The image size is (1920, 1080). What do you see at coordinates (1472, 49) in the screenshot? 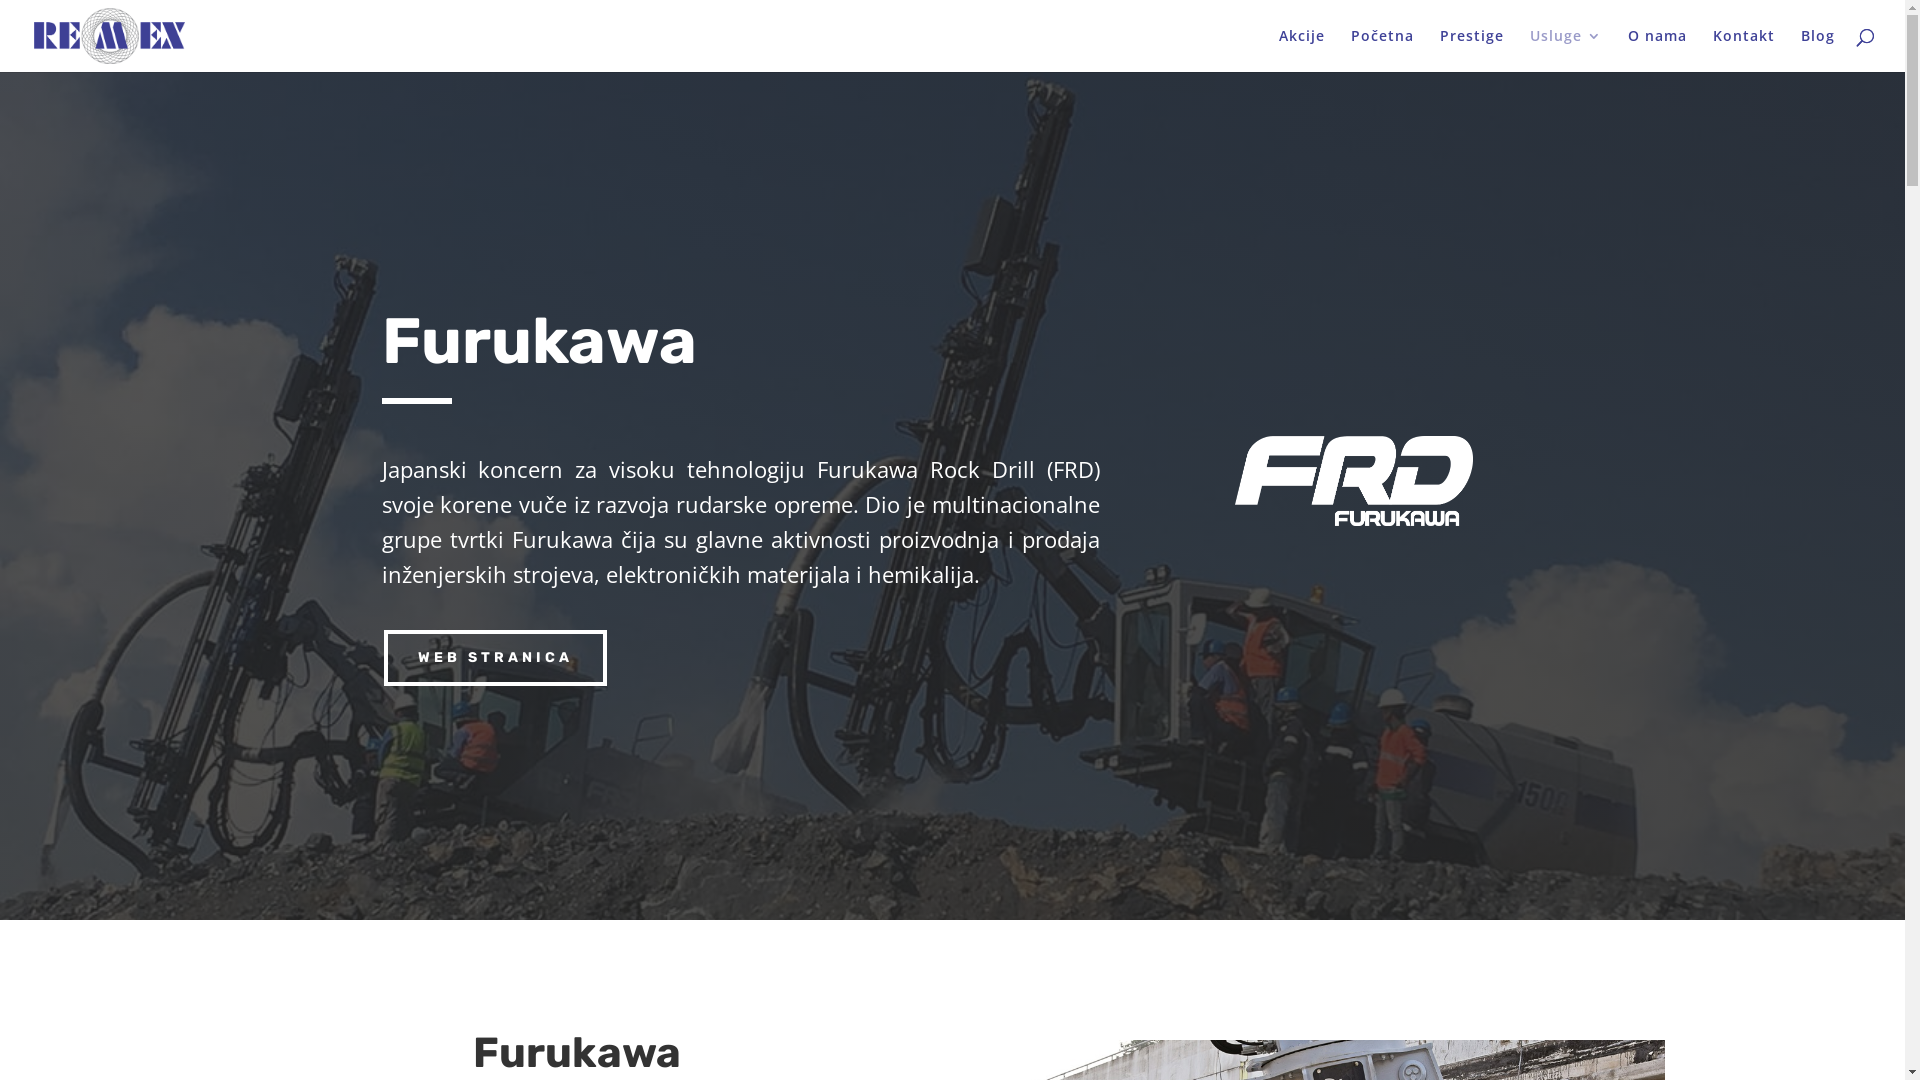
I see `'Prestige'` at bounding box center [1472, 49].